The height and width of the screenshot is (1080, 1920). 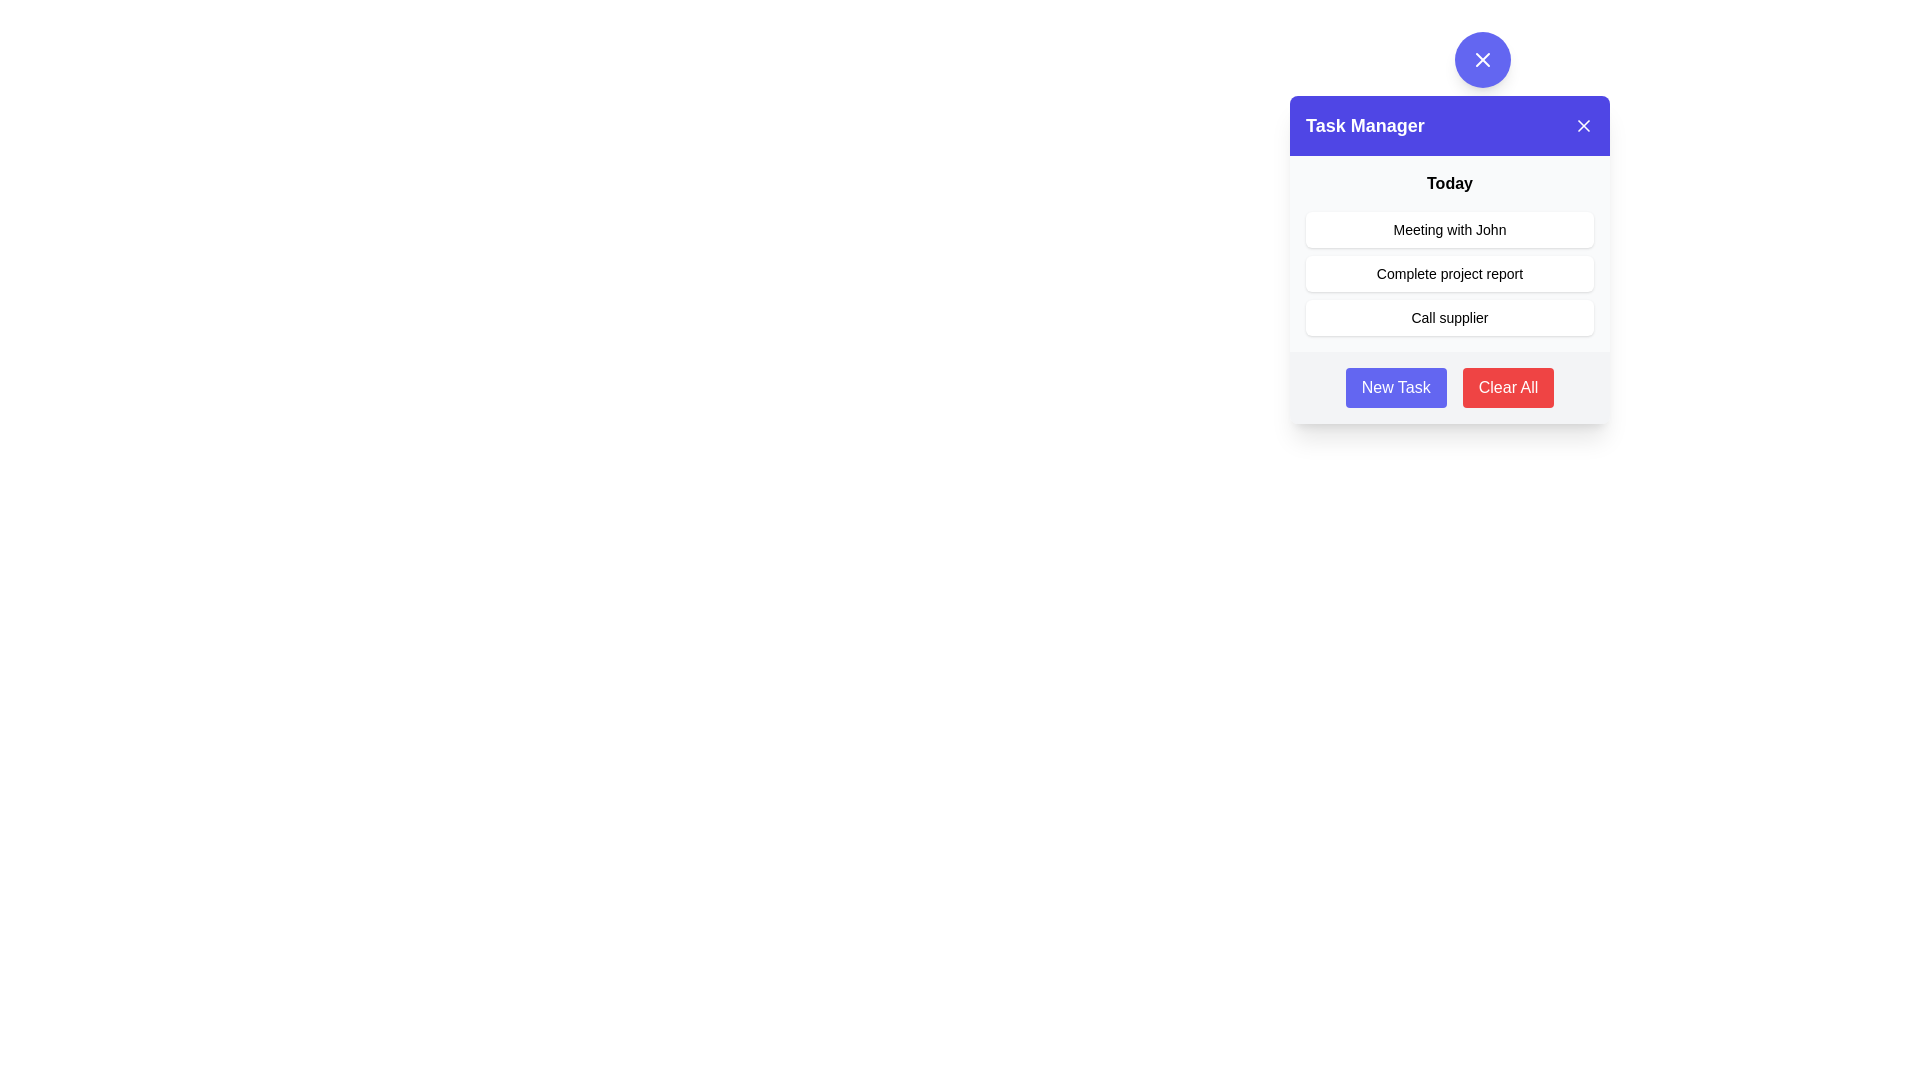 I want to click on the static text label that serves as a title for the task management interface, located in the header section with a blue bar background, so click(x=1364, y=126).